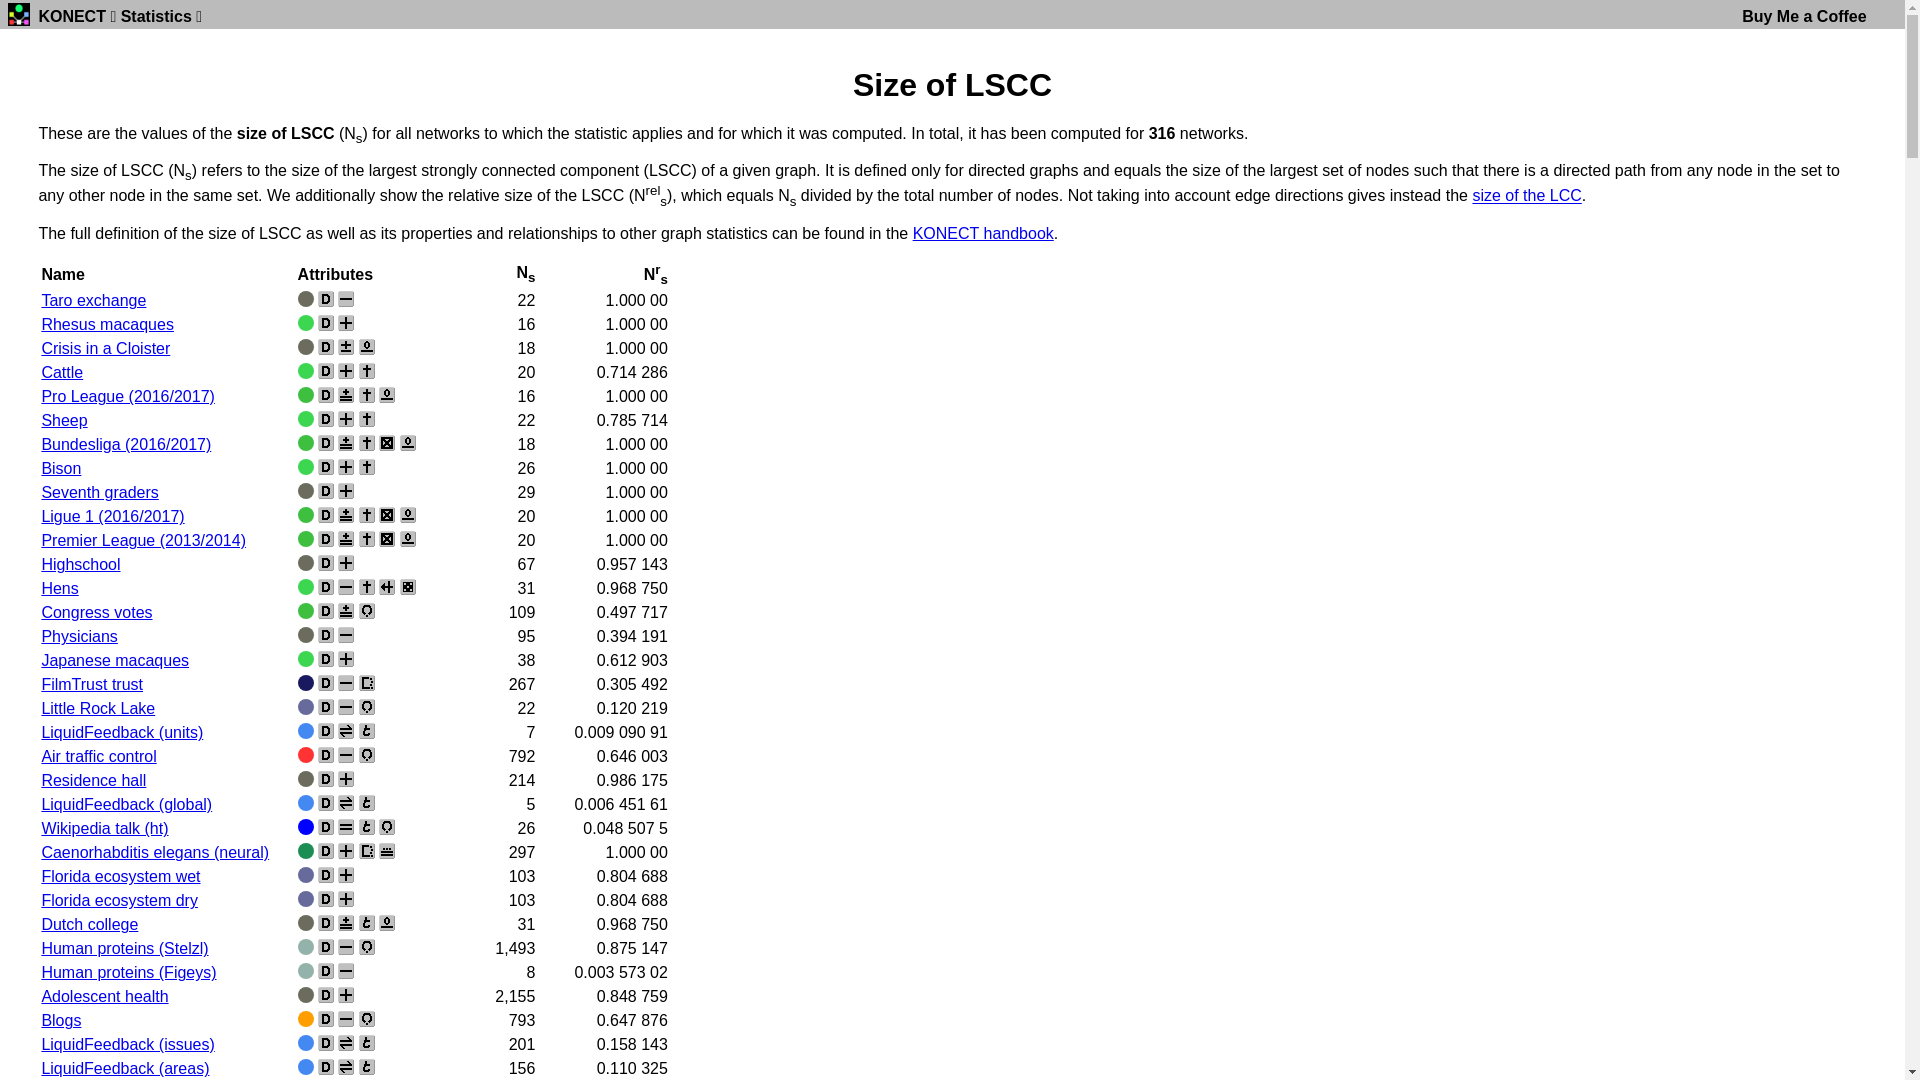 The height and width of the screenshot is (1080, 1920). What do you see at coordinates (106, 323) in the screenshot?
I see `'Rhesus macaques'` at bounding box center [106, 323].